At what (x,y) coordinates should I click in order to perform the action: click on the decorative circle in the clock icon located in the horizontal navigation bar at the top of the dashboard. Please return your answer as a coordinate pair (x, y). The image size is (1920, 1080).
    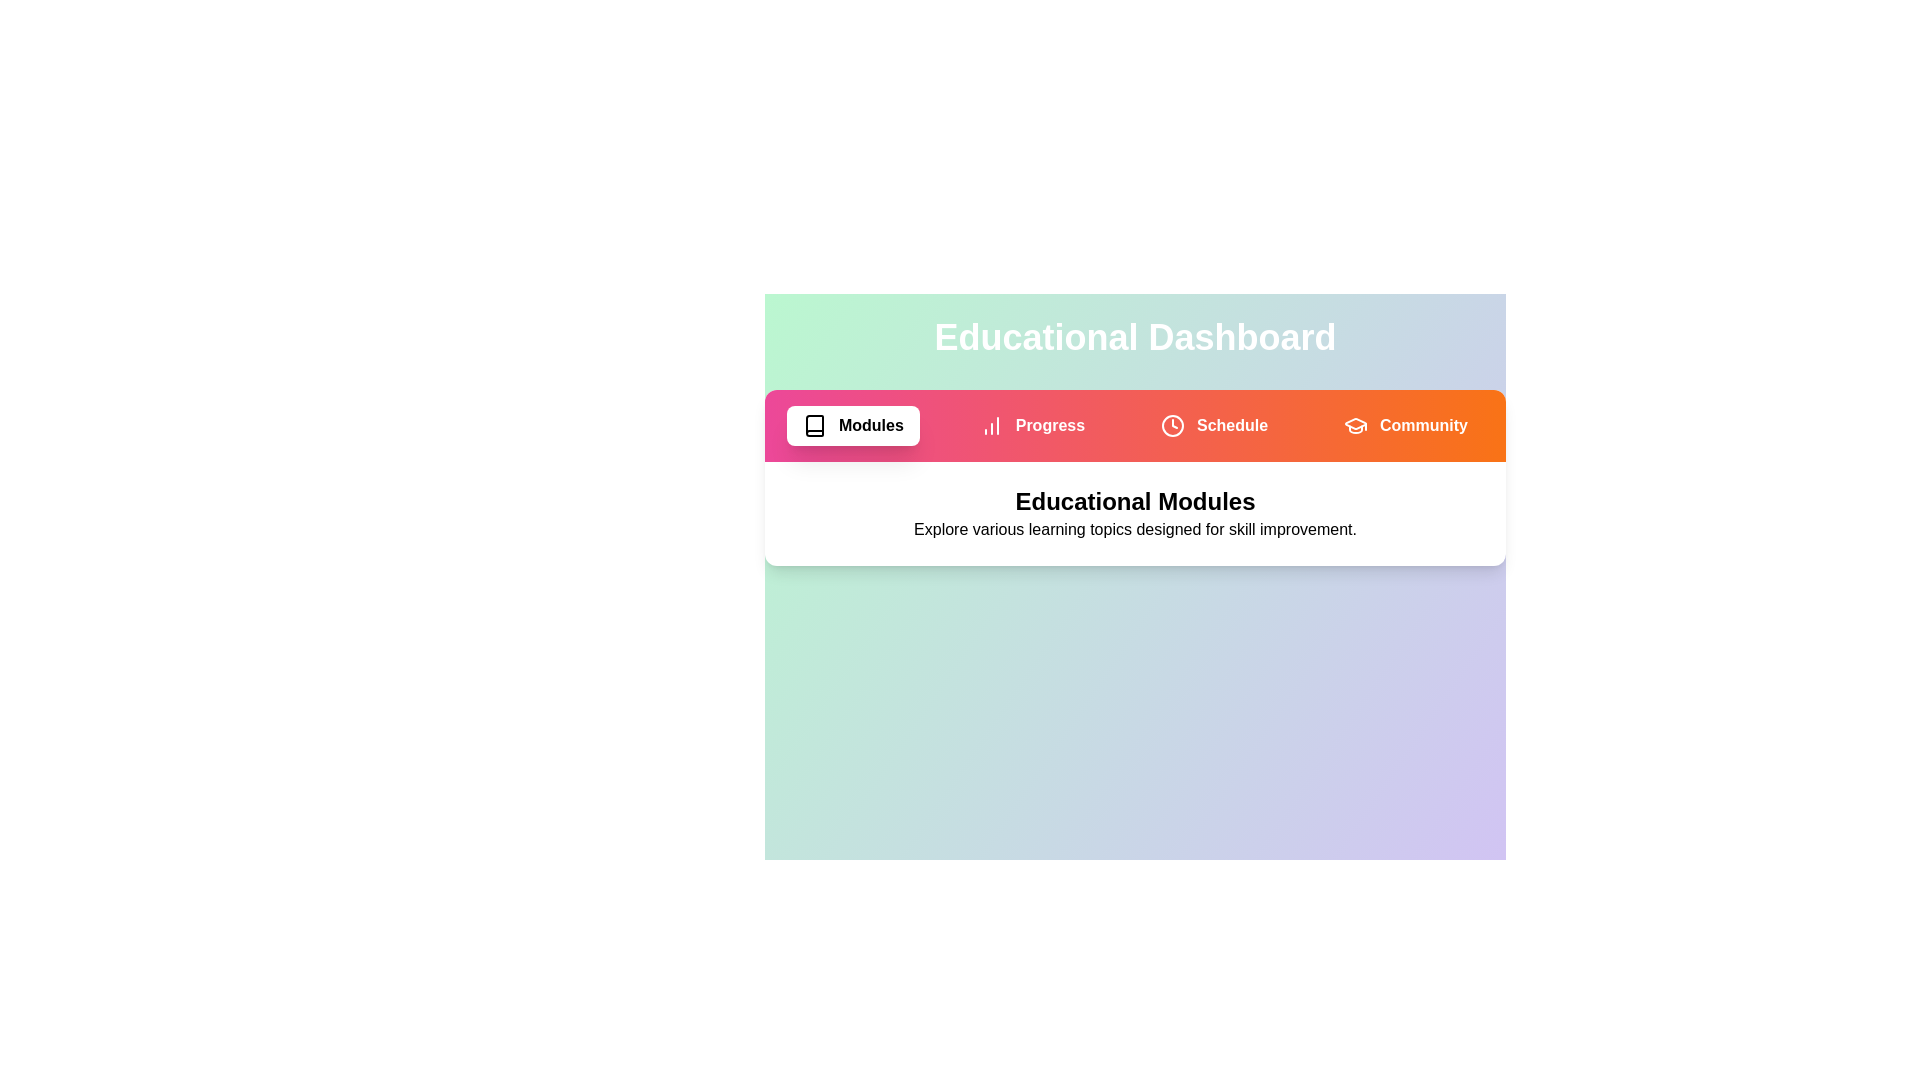
    Looking at the image, I should click on (1172, 424).